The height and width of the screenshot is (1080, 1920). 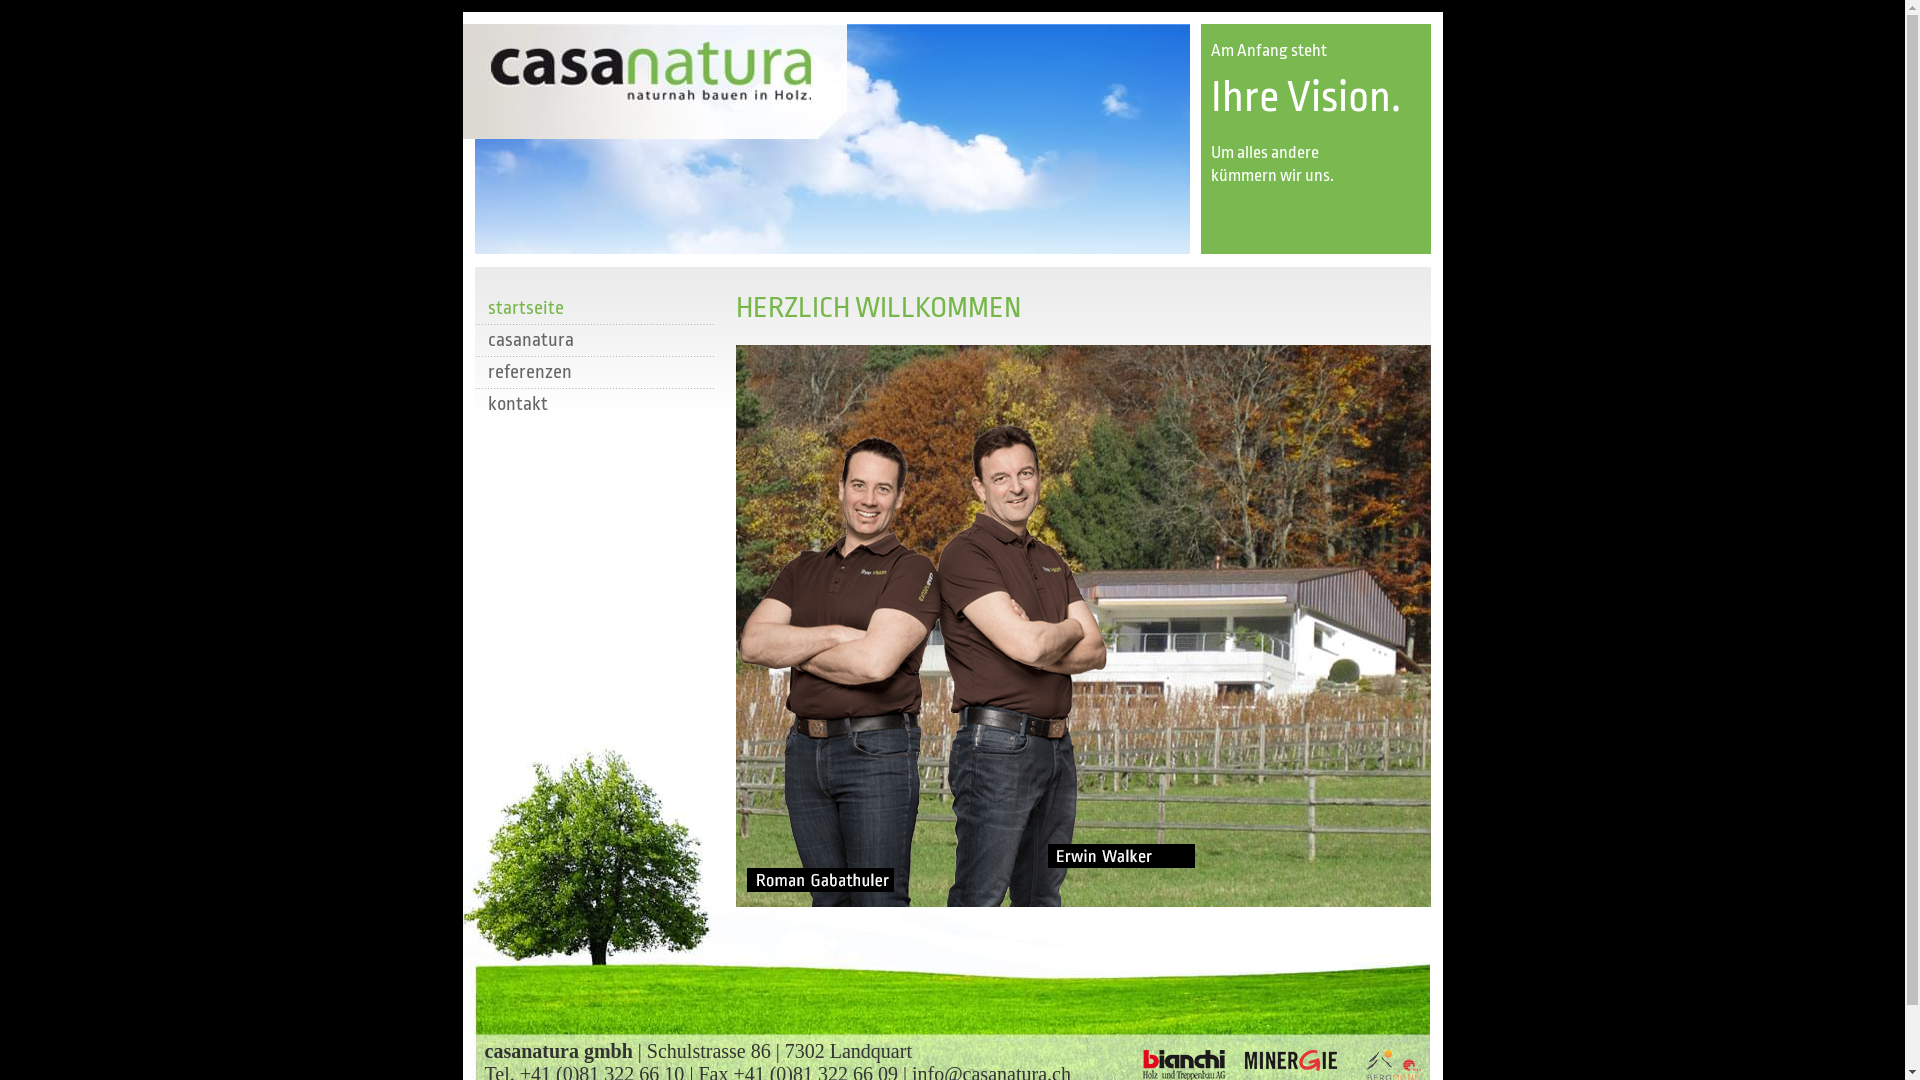 I want to click on 'referenzen', so click(x=593, y=371).